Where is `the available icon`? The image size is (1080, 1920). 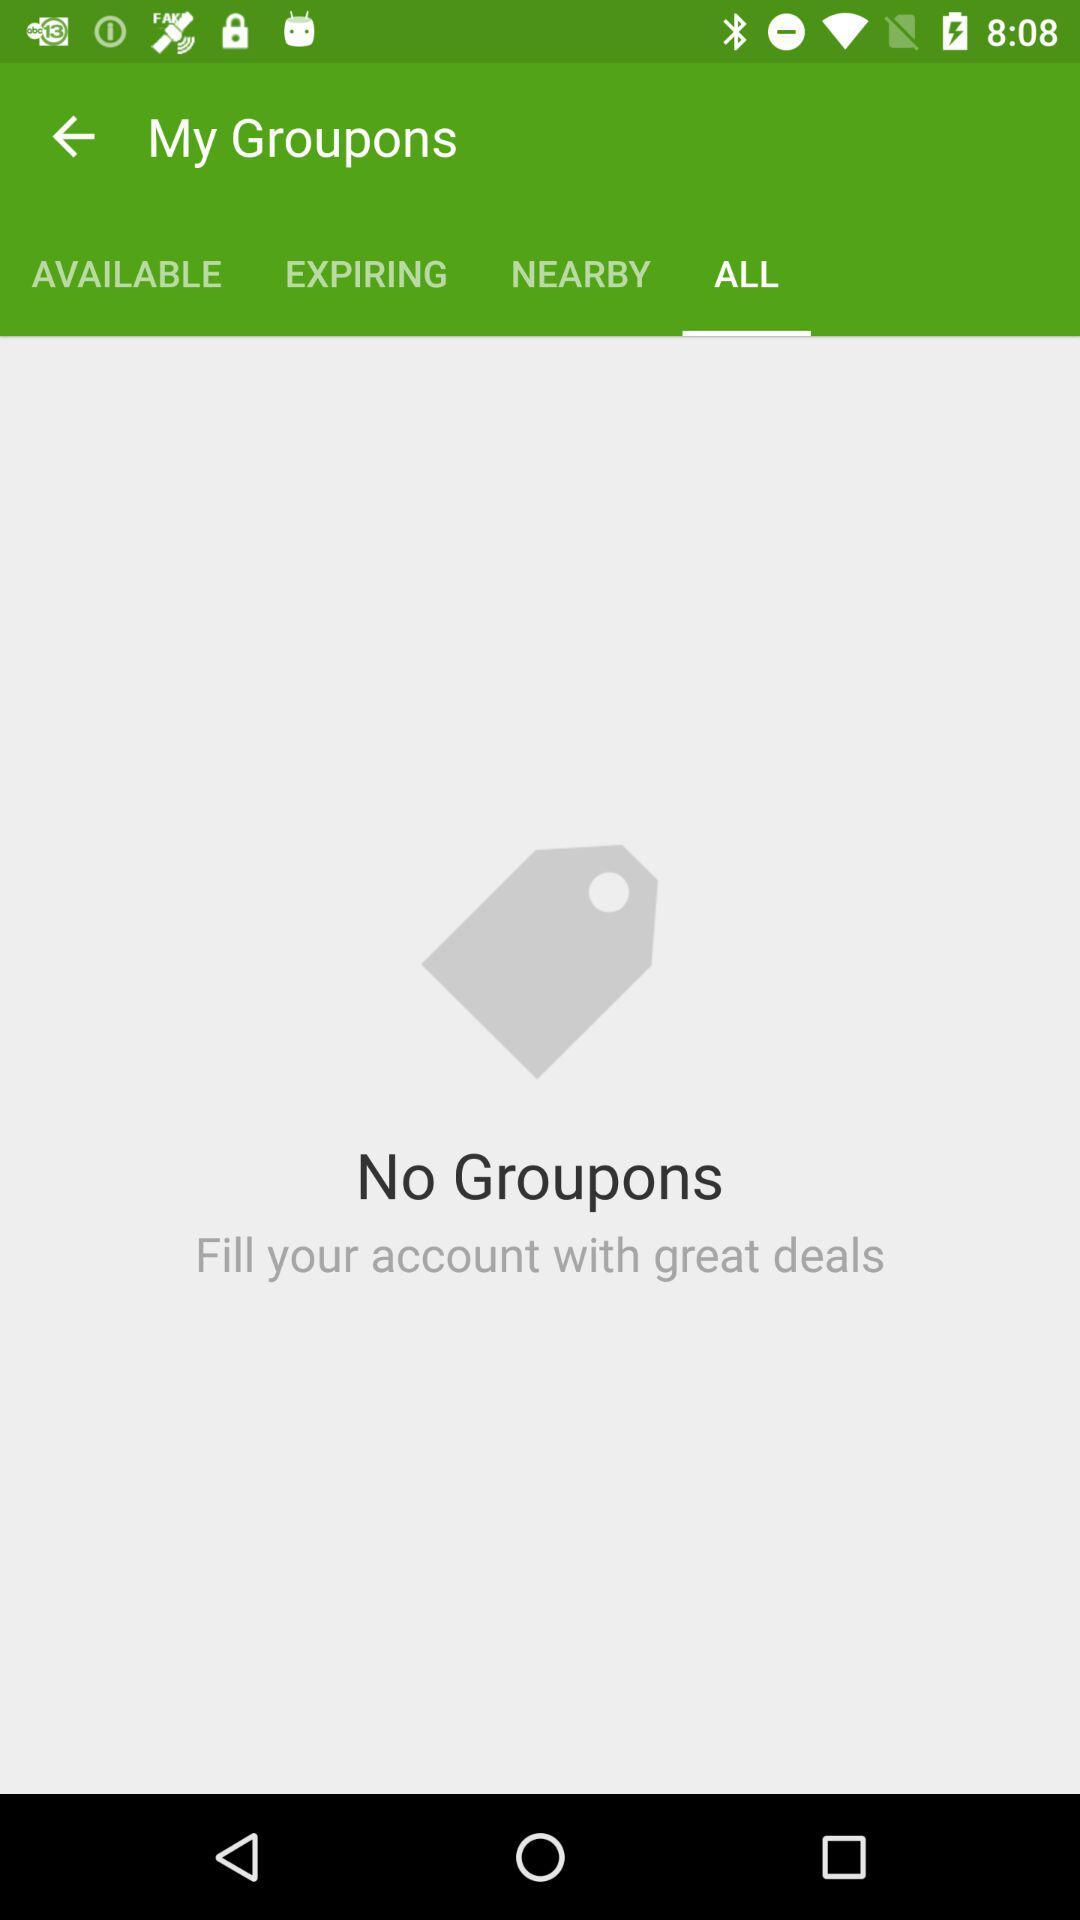 the available icon is located at coordinates (126, 272).